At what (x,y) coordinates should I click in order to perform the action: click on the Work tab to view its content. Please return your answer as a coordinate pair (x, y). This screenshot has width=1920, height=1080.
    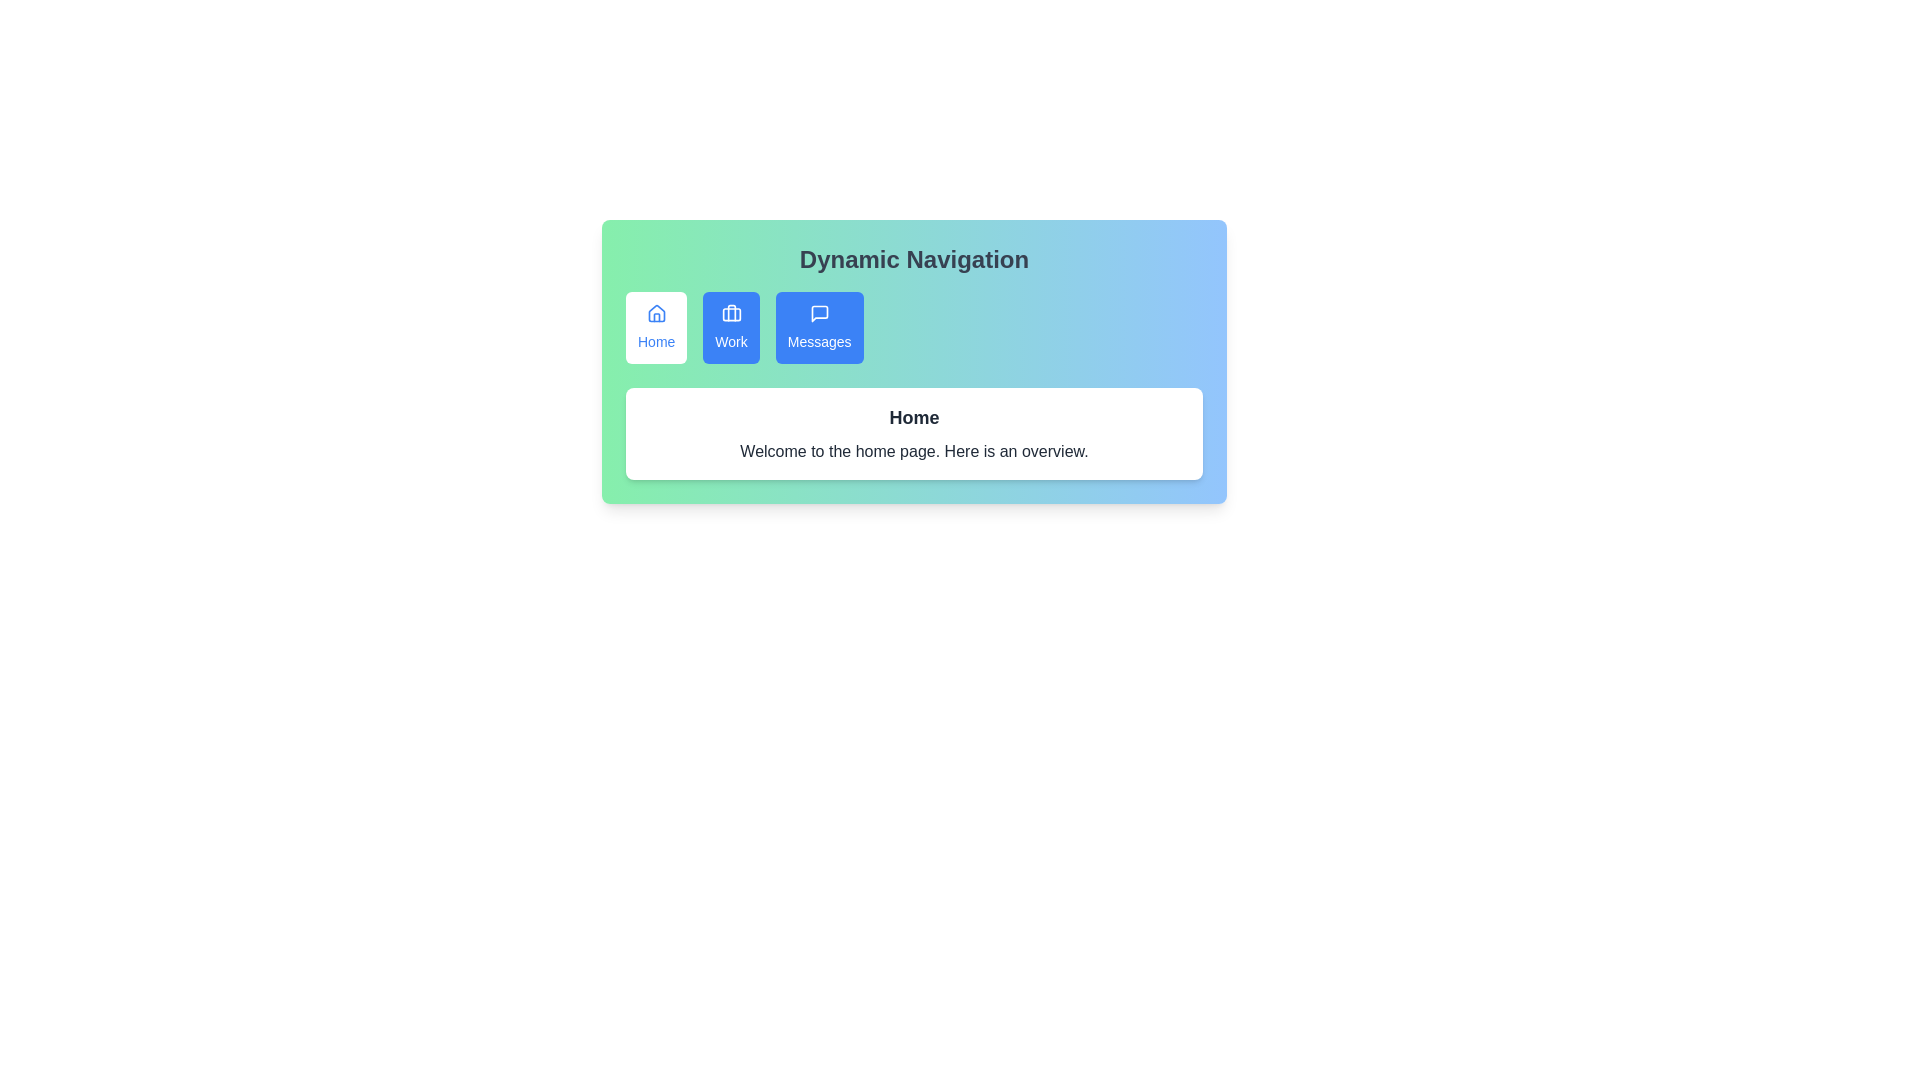
    Looking at the image, I should click on (729, 326).